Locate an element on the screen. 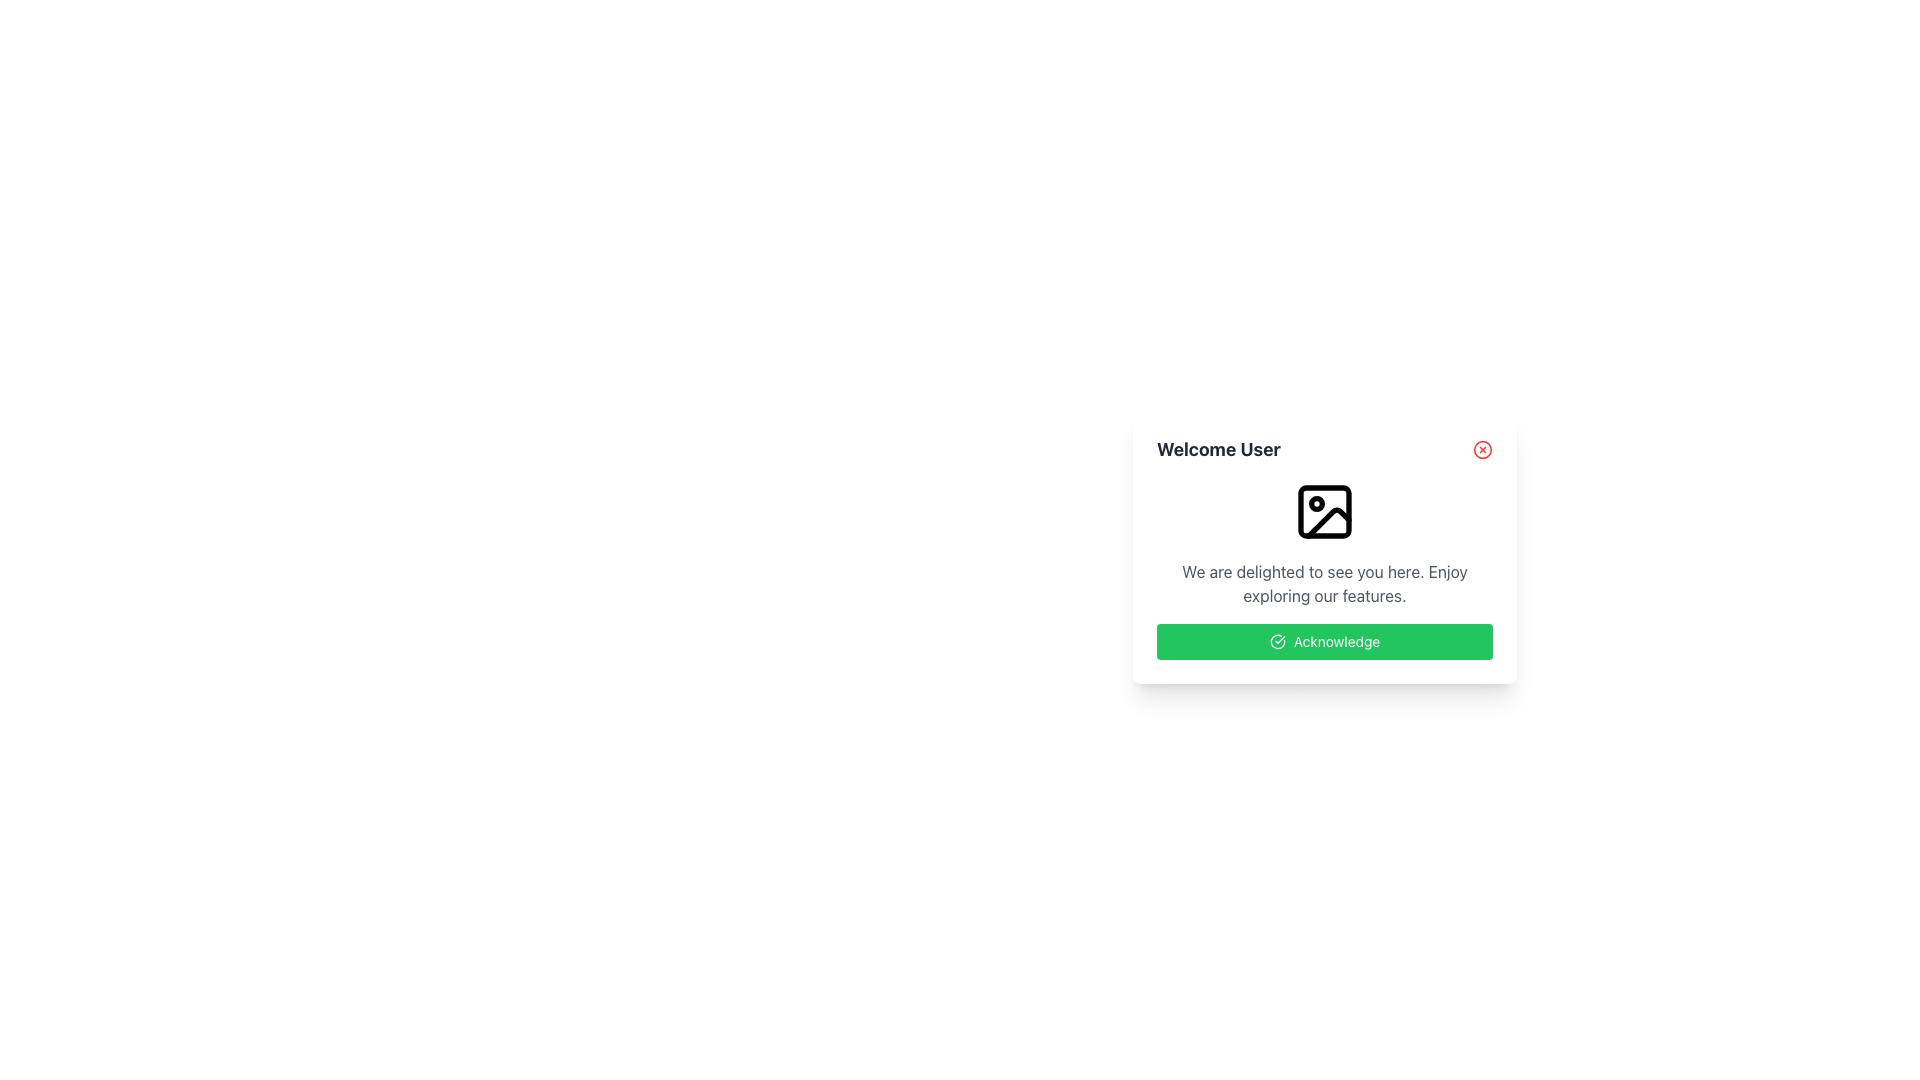  the bright green 'Acknowledge' button with a white checkmark icon is located at coordinates (1324, 640).